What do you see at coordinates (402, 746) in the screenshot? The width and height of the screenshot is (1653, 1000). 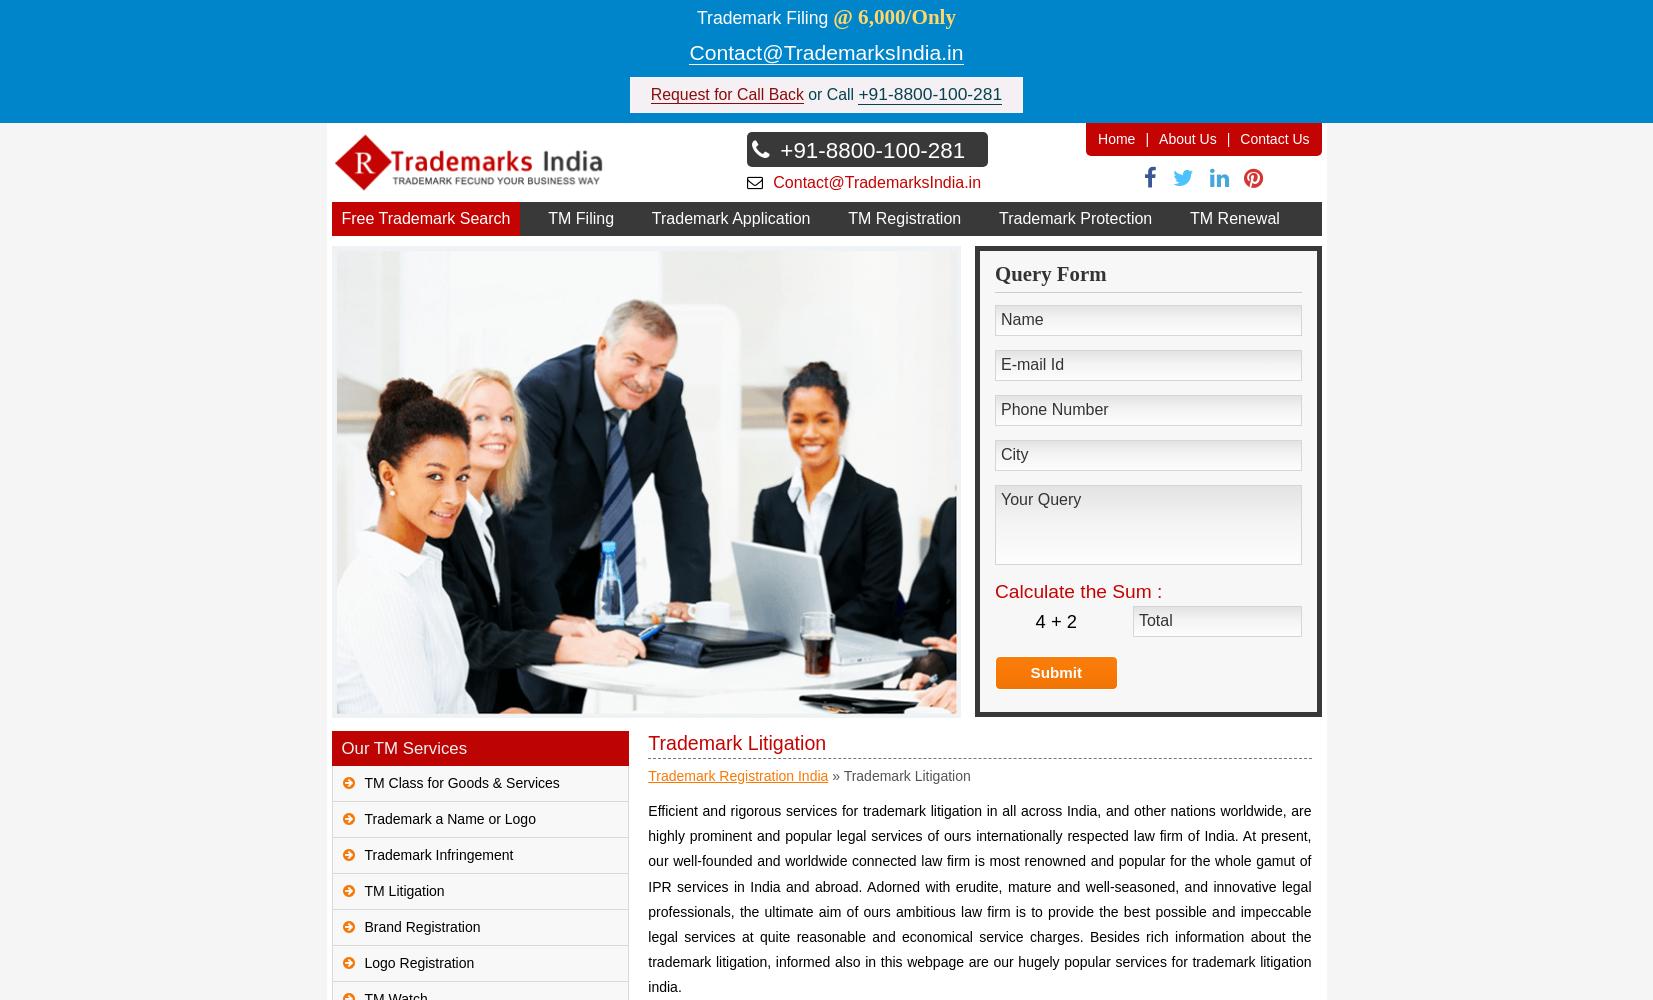 I see `'Our TM Services'` at bounding box center [402, 746].